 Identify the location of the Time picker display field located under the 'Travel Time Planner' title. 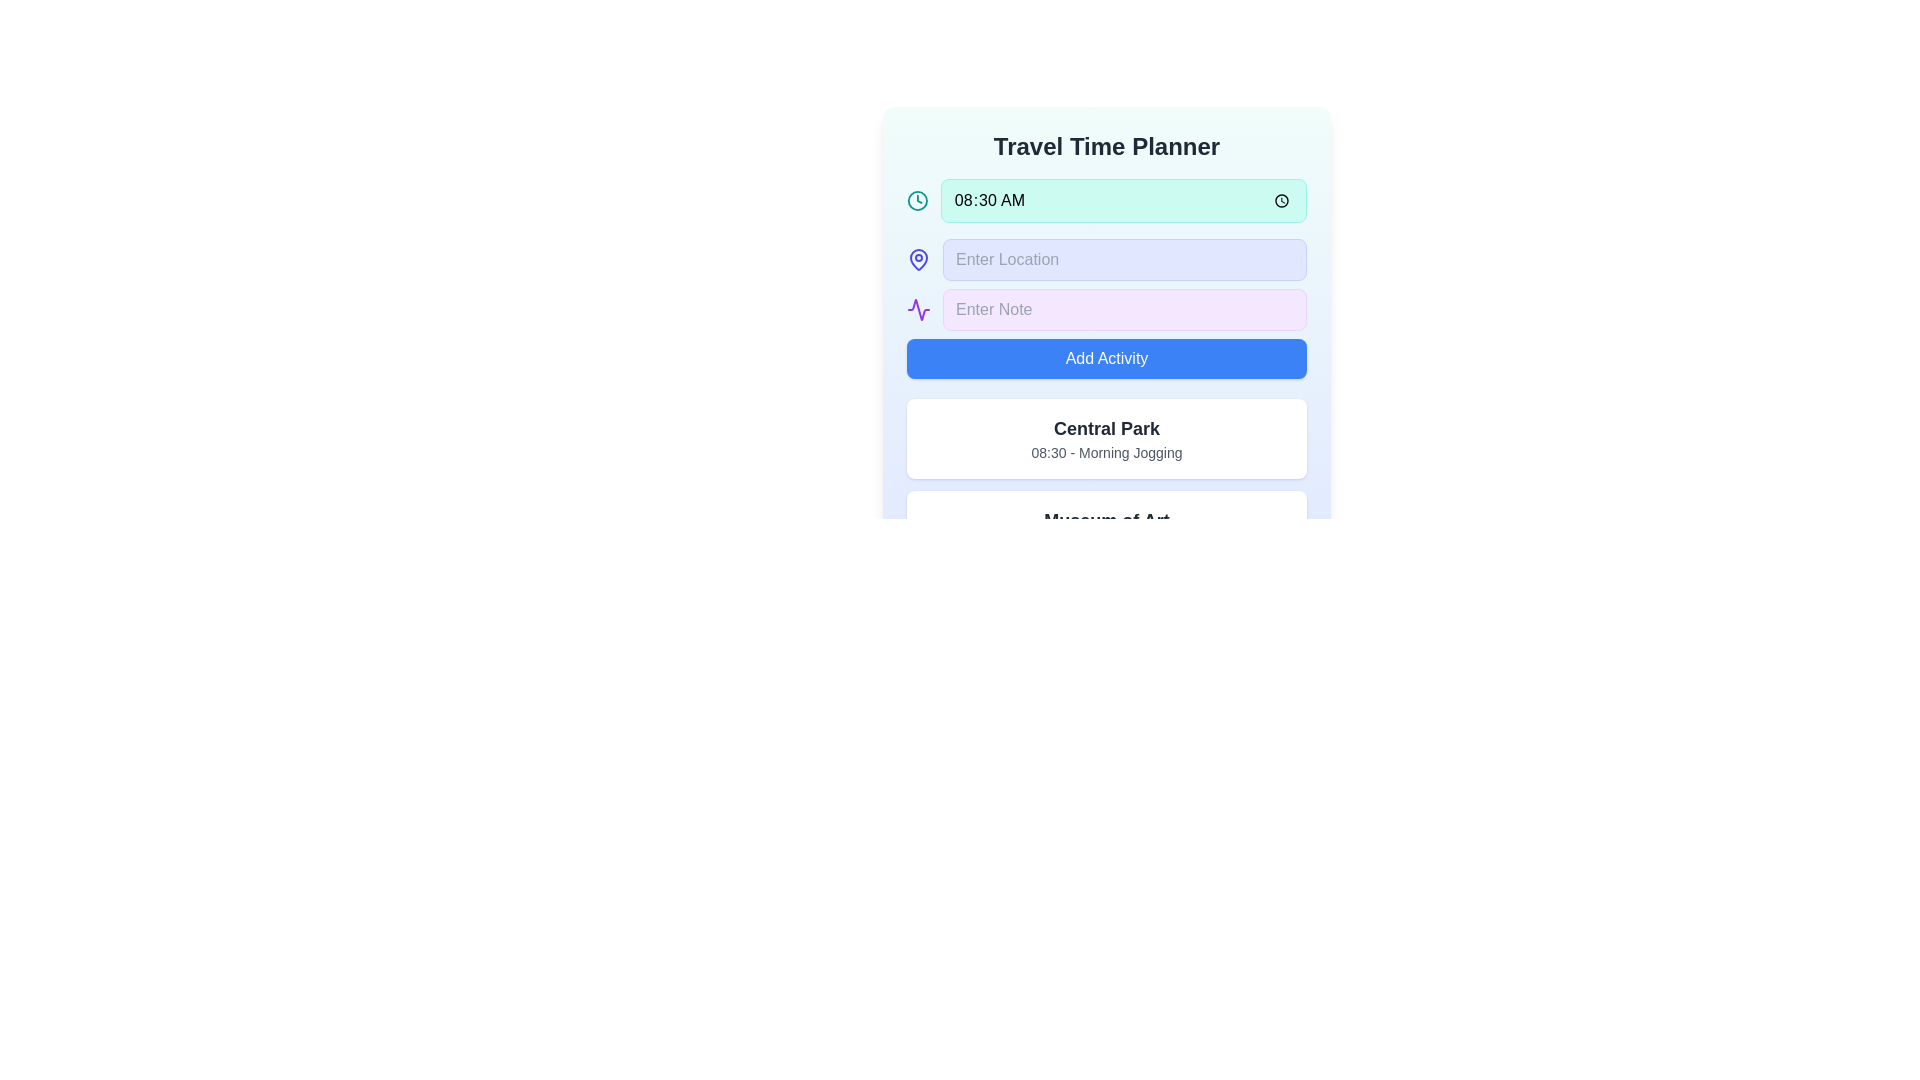
(1106, 200).